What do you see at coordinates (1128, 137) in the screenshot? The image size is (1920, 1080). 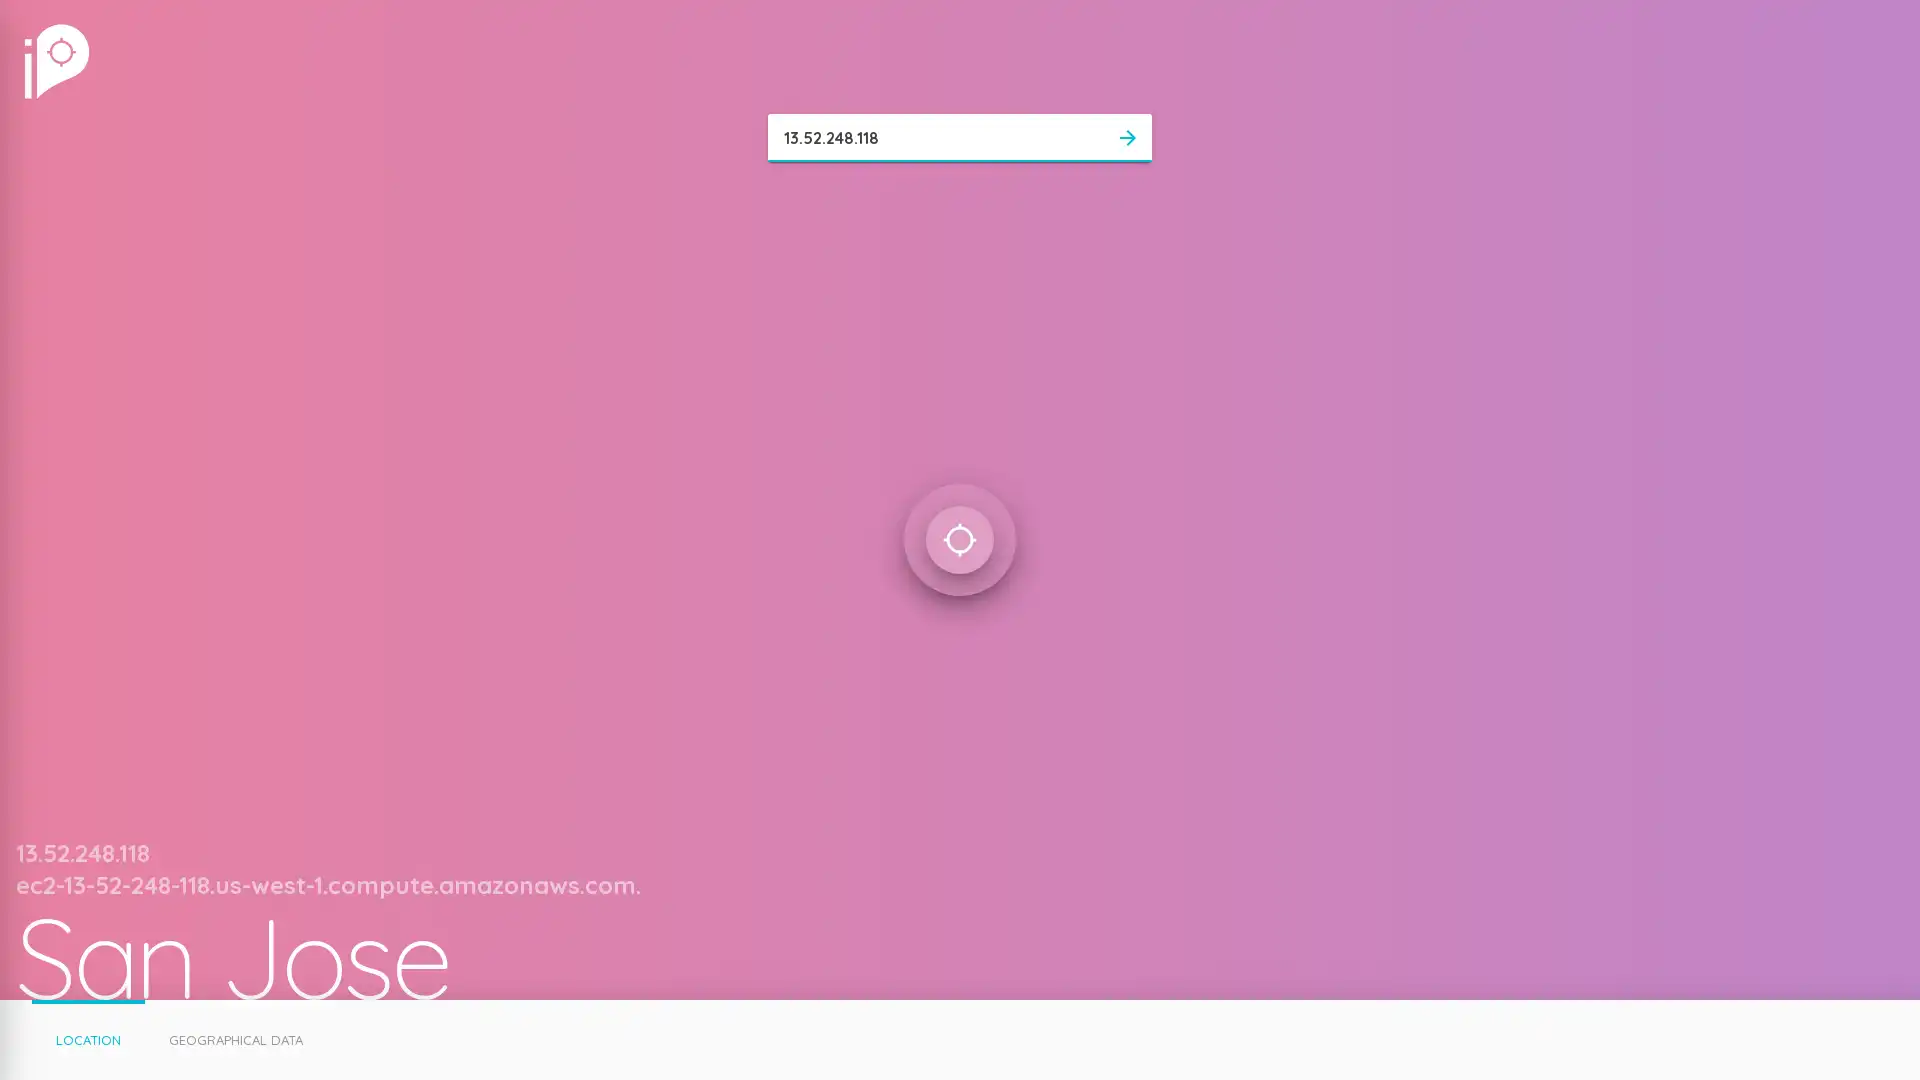 I see `arrow_forward` at bounding box center [1128, 137].